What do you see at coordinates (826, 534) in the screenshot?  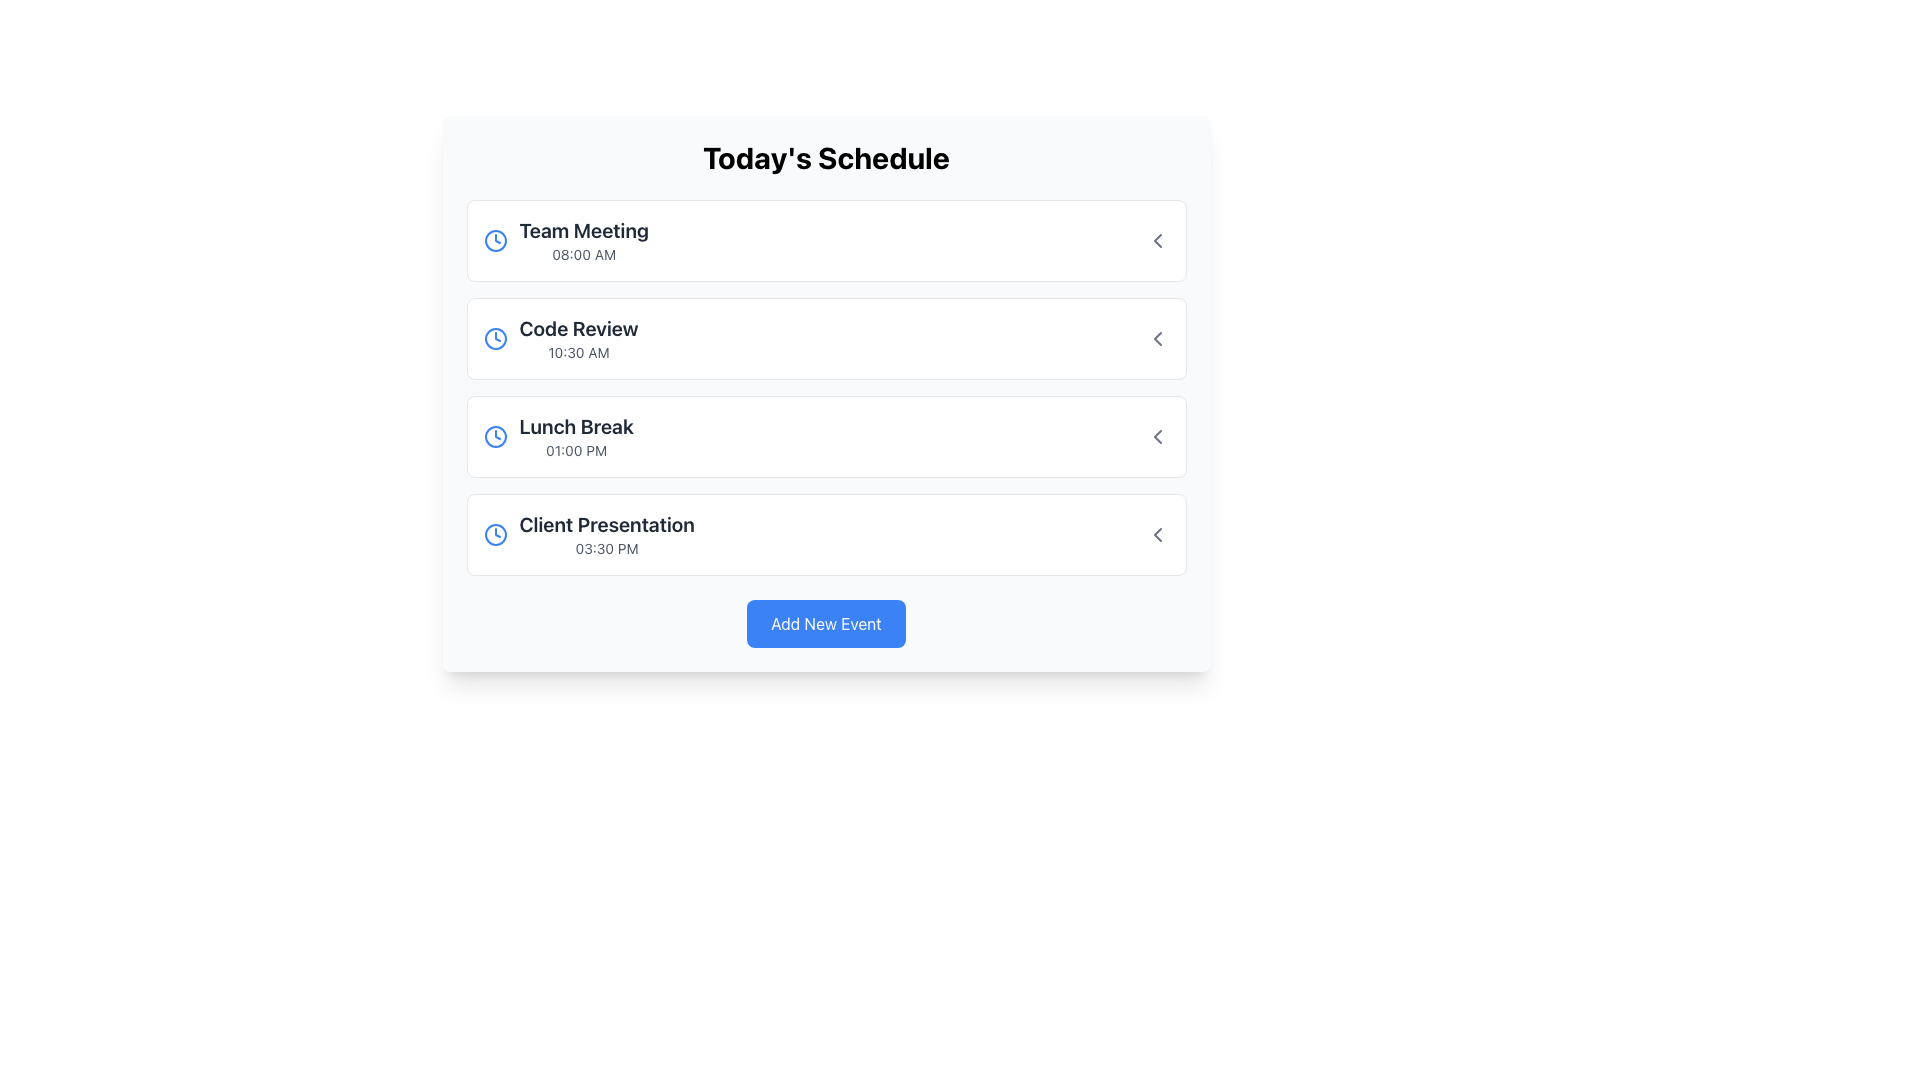 I see `within the 'Client Presentation' list item to interact with it, which contains the title 'Client Presentation' and the time '03:30 PM', and is located in the vertical list of today's schedule` at bounding box center [826, 534].